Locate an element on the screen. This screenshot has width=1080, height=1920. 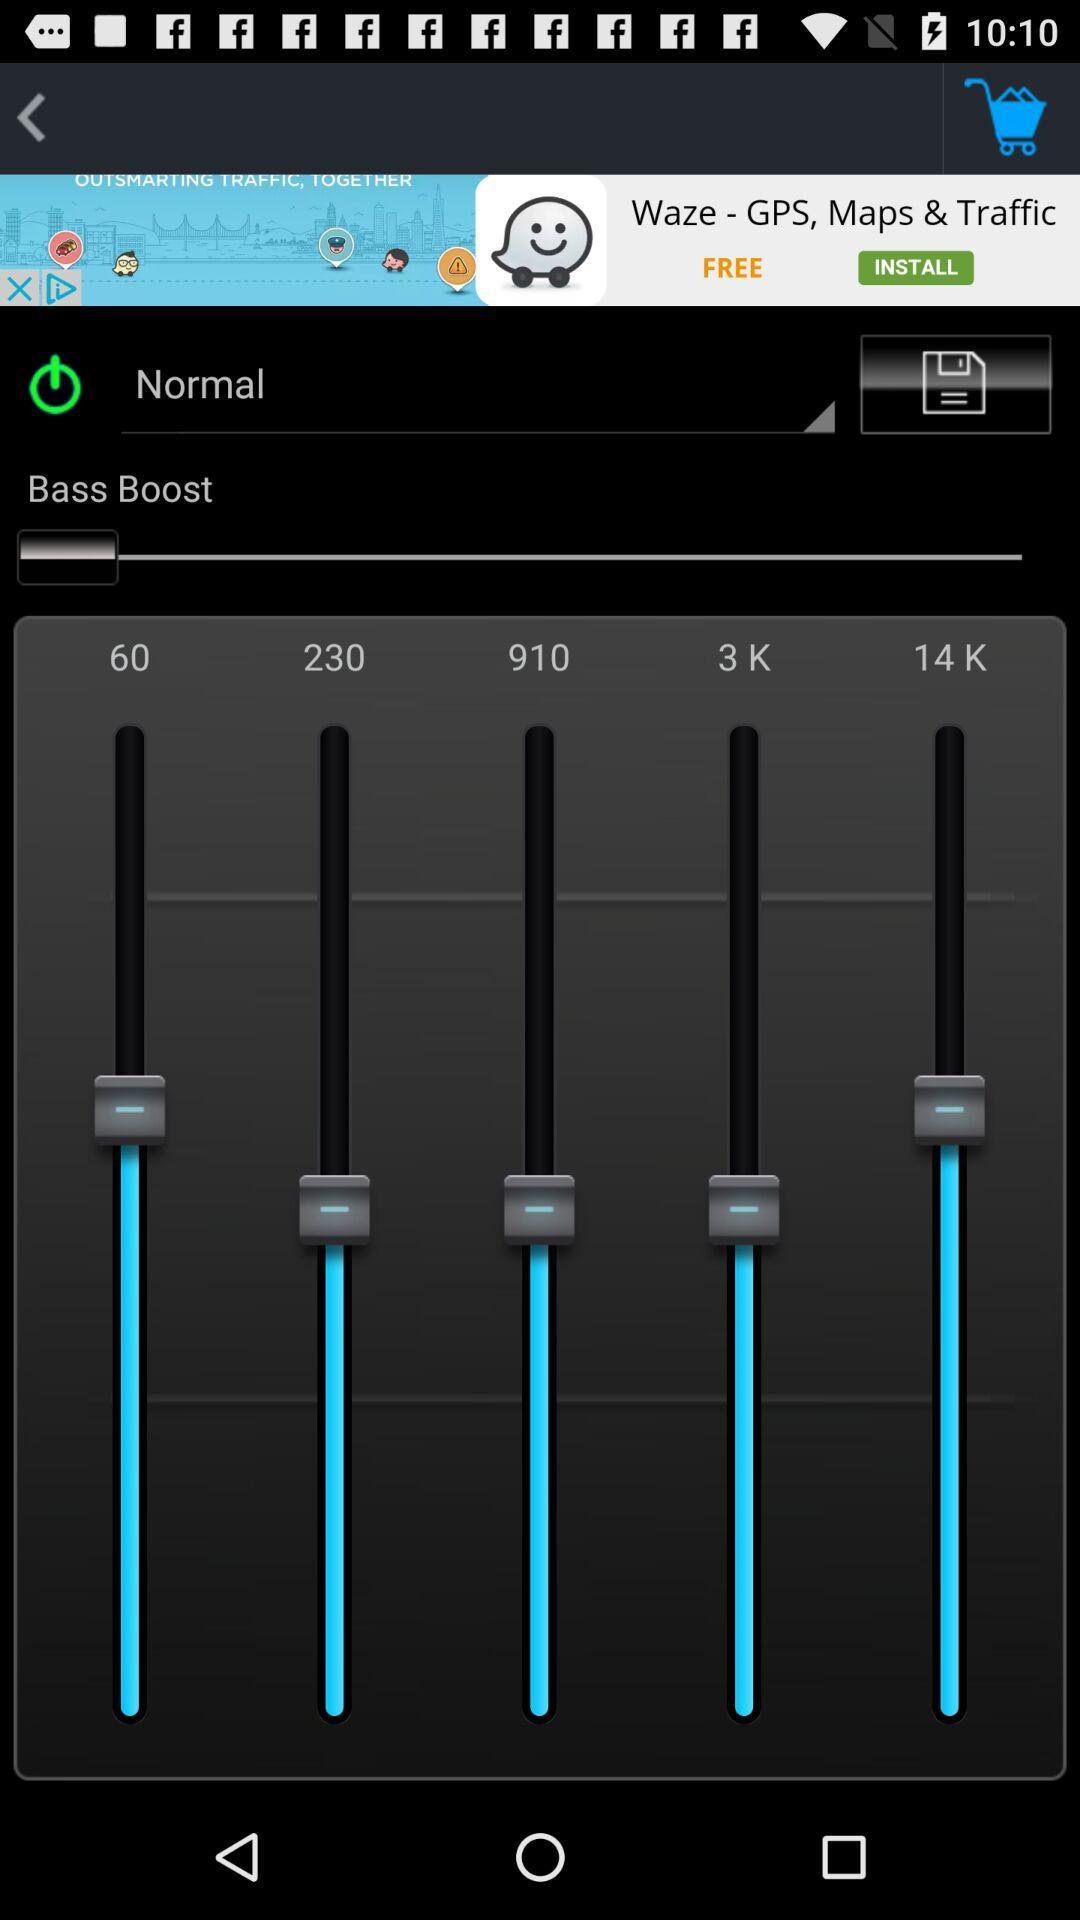
this button shop is located at coordinates (1011, 117).